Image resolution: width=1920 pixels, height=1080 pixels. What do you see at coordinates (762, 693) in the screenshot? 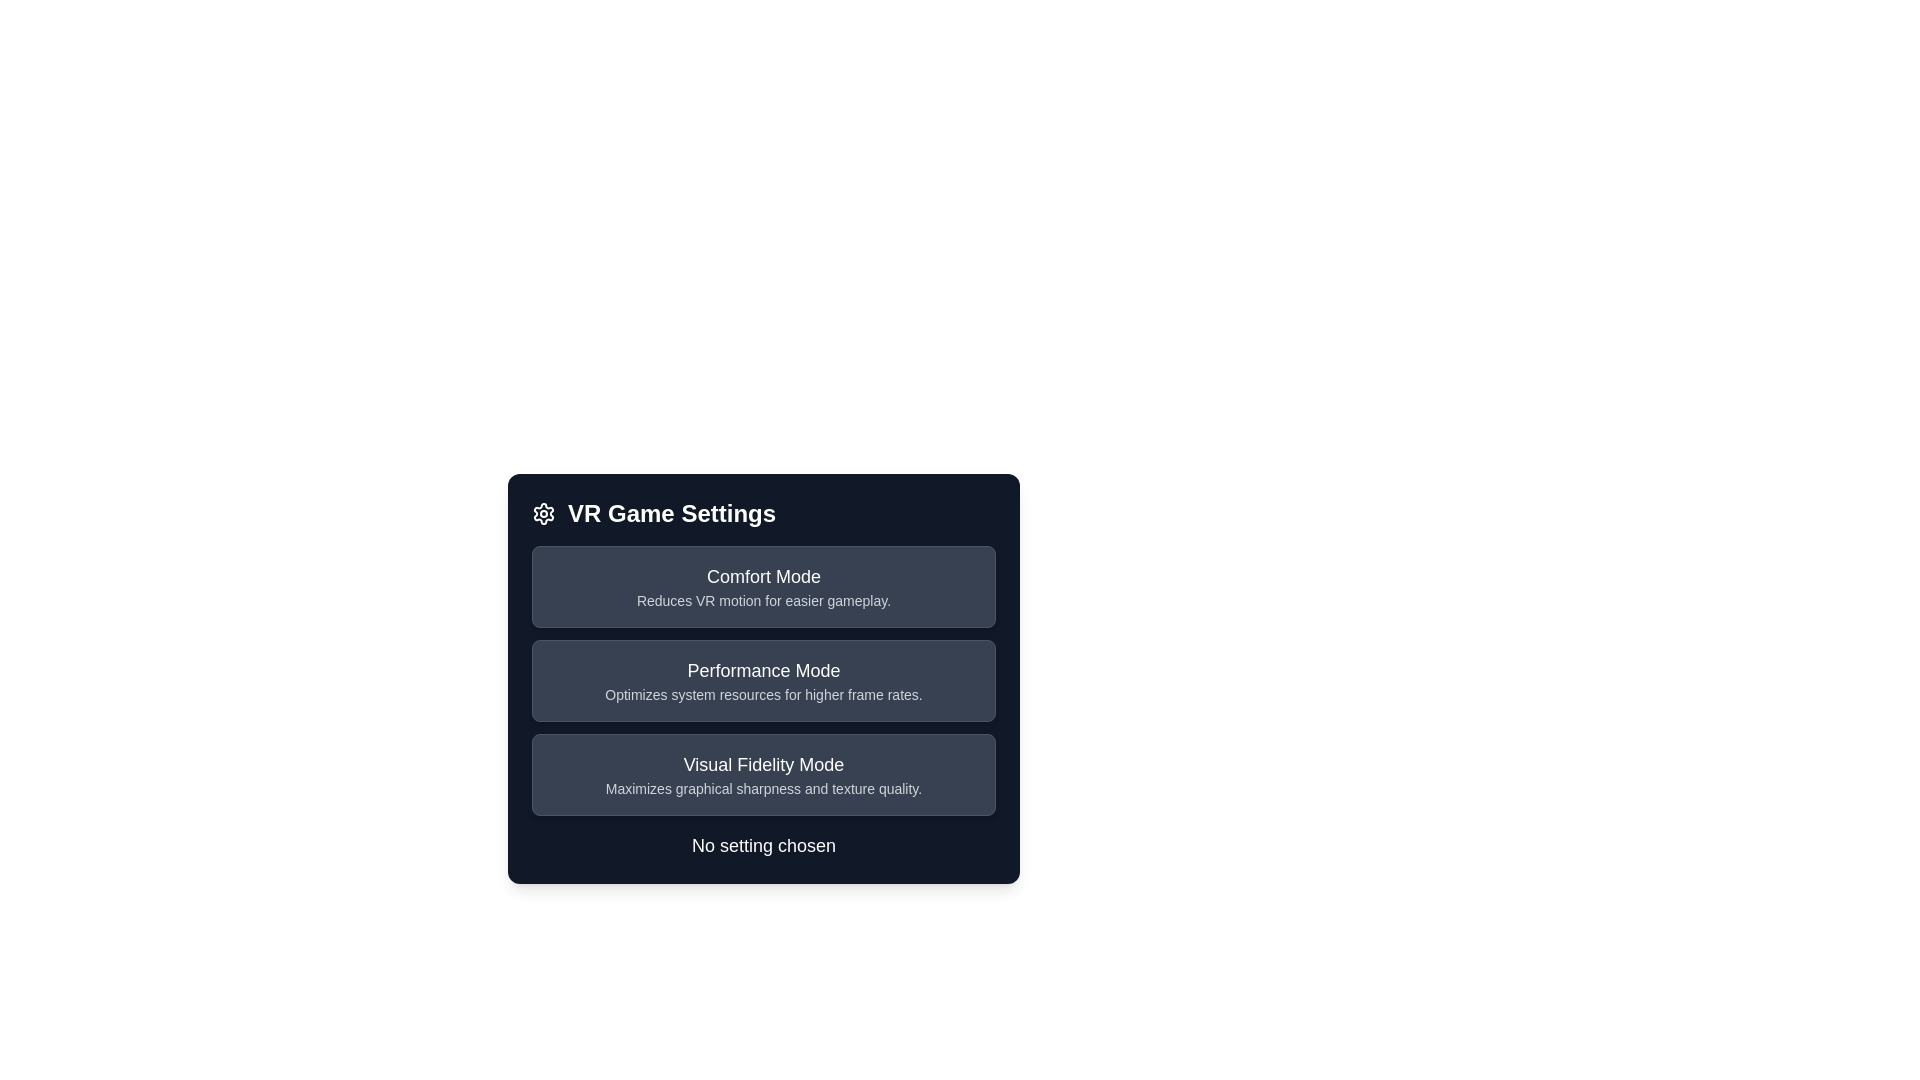
I see `the text stating 'Optimizes system resources for higher frame rates.' located beneath the 'Performance Mode' title in the 'VR Game Settings' interface` at bounding box center [762, 693].